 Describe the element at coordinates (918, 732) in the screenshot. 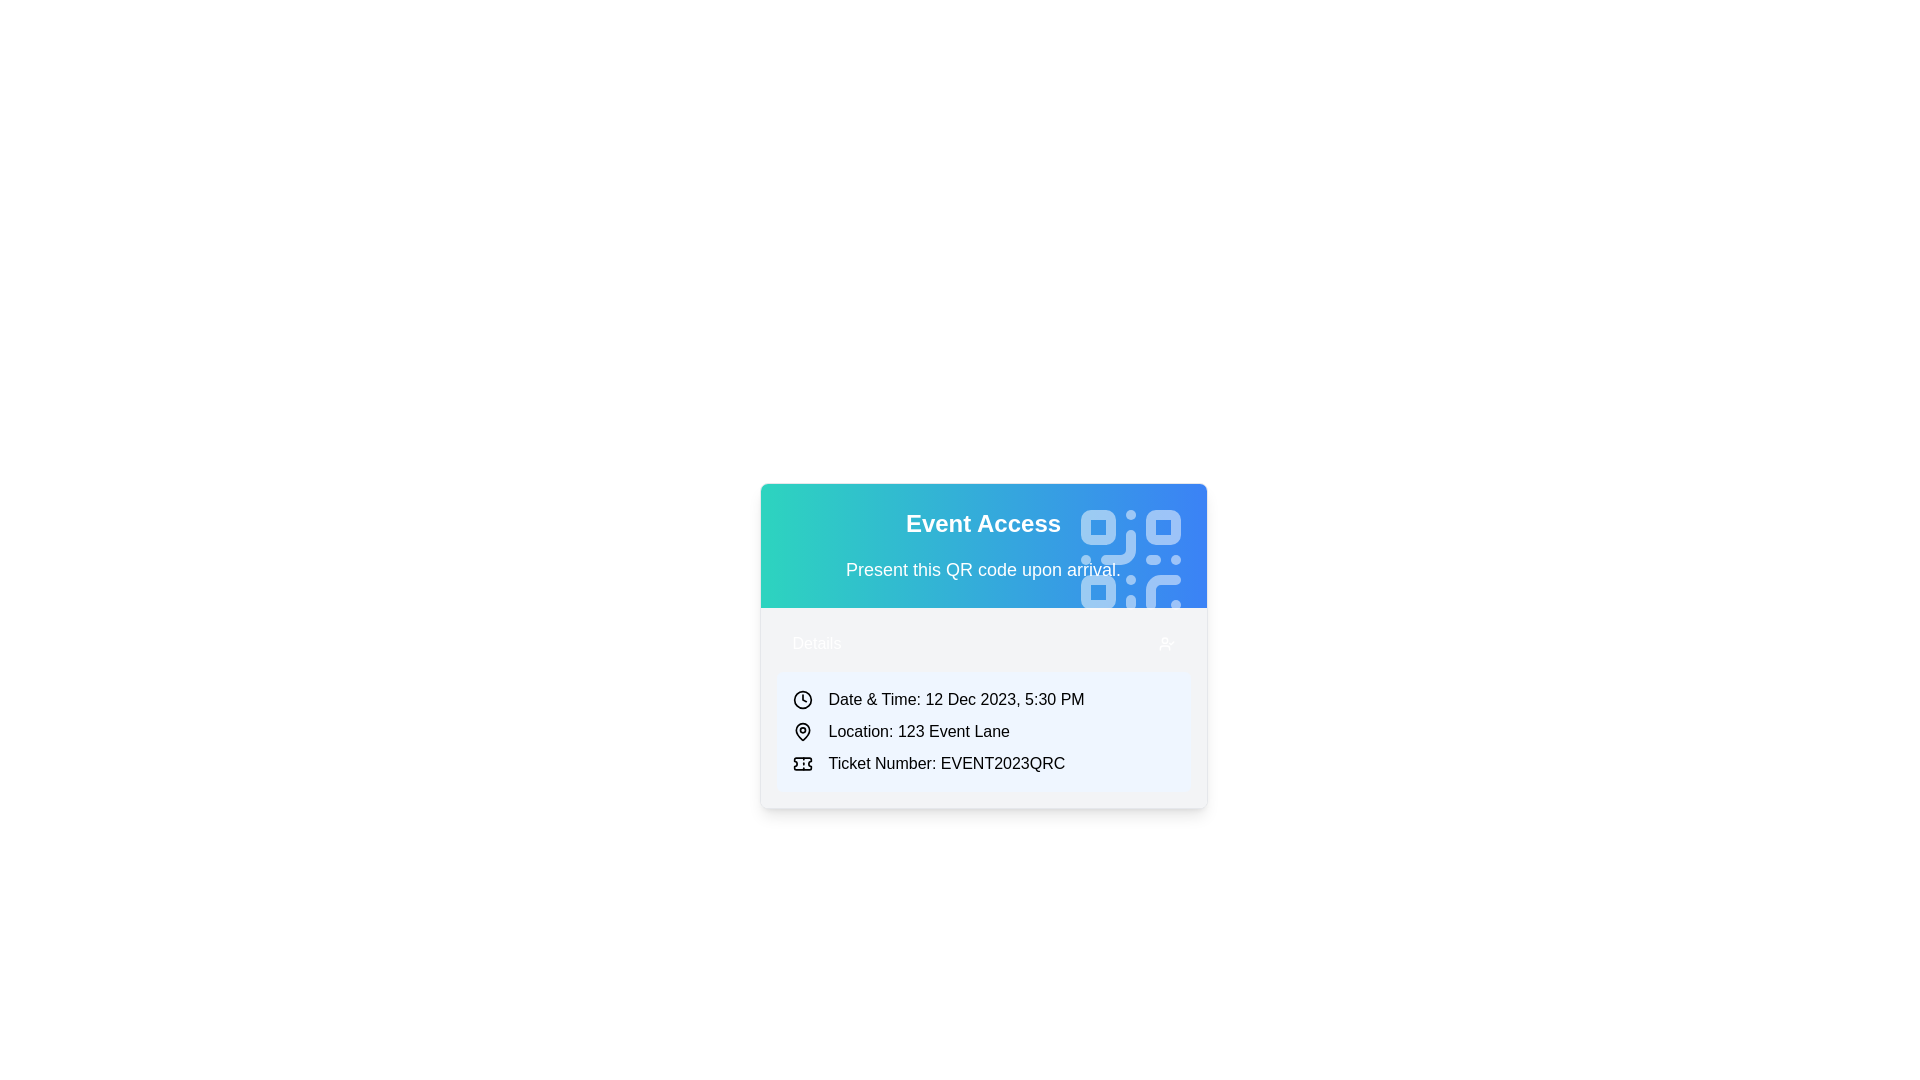

I see `text displayed in the second informational row of the card, which shows the location address for the event, positioned next to a location icon` at that location.